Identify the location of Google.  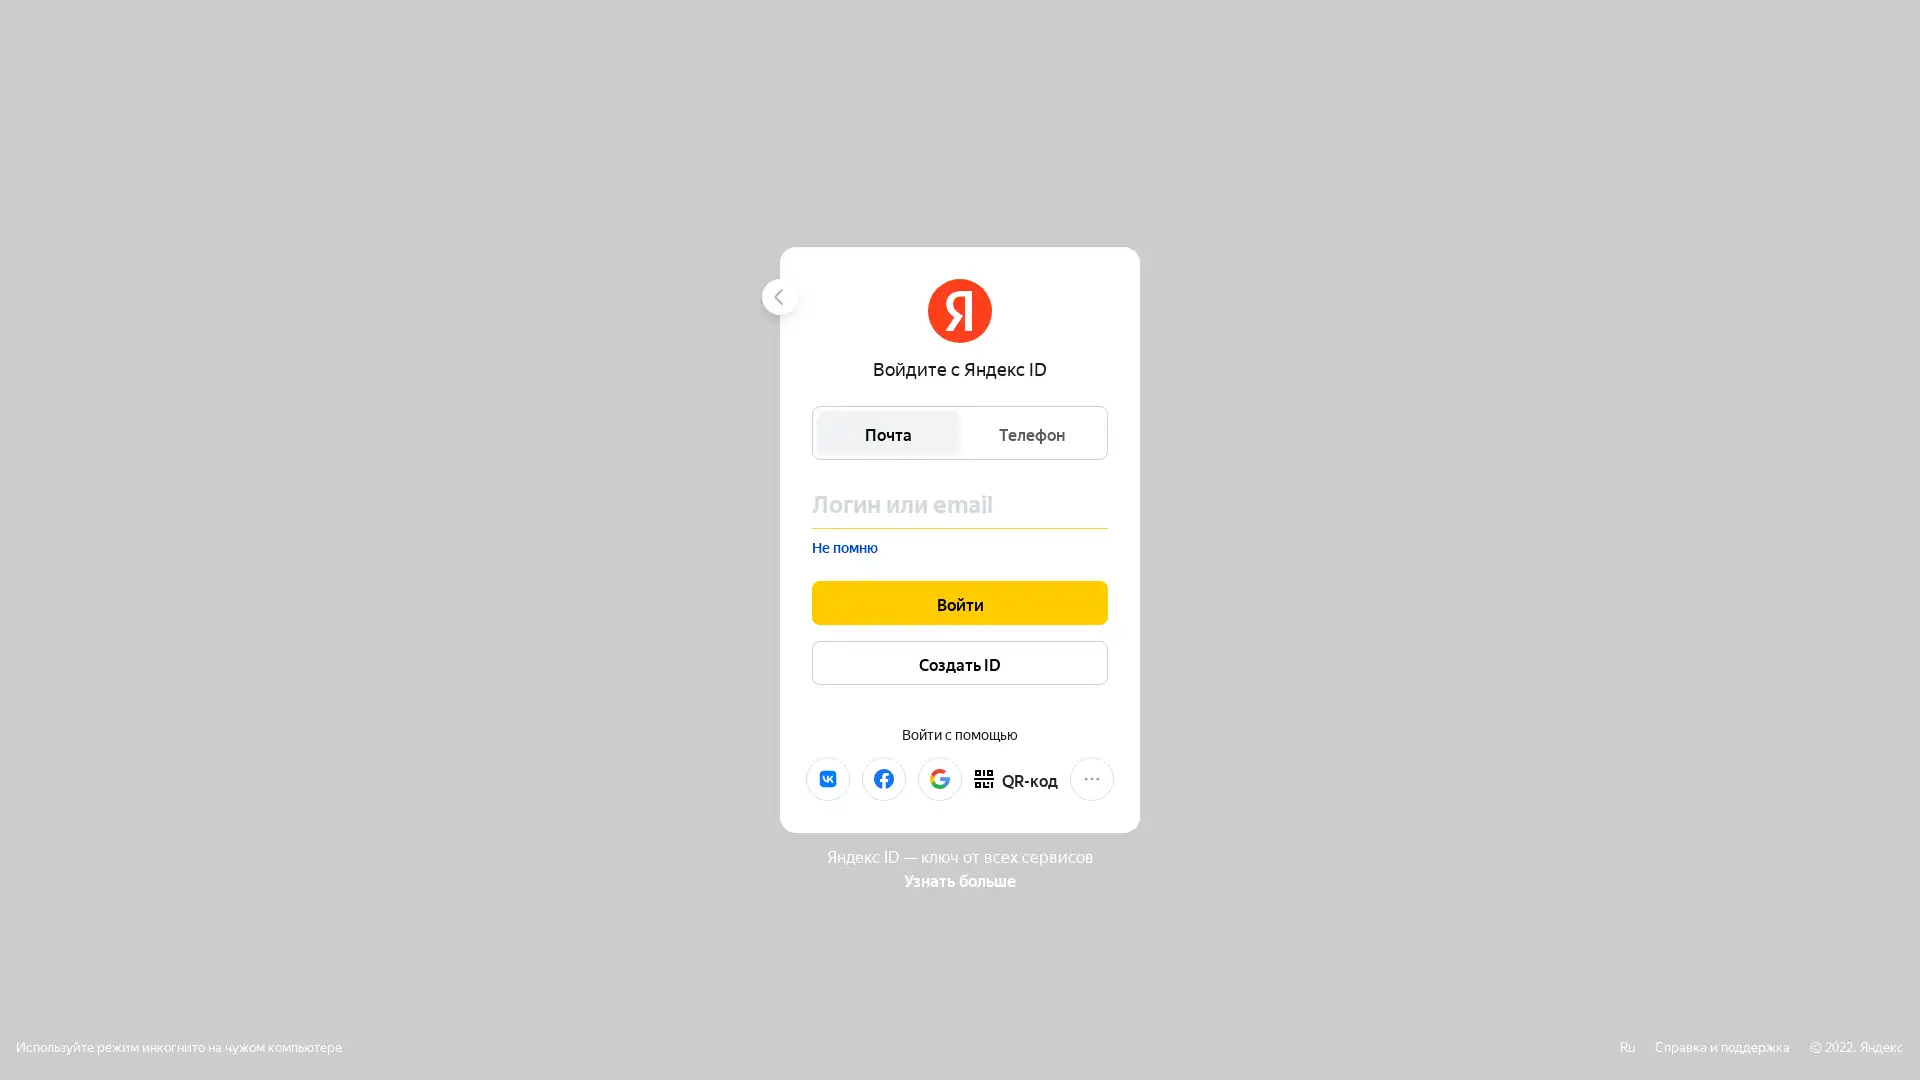
(939, 777).